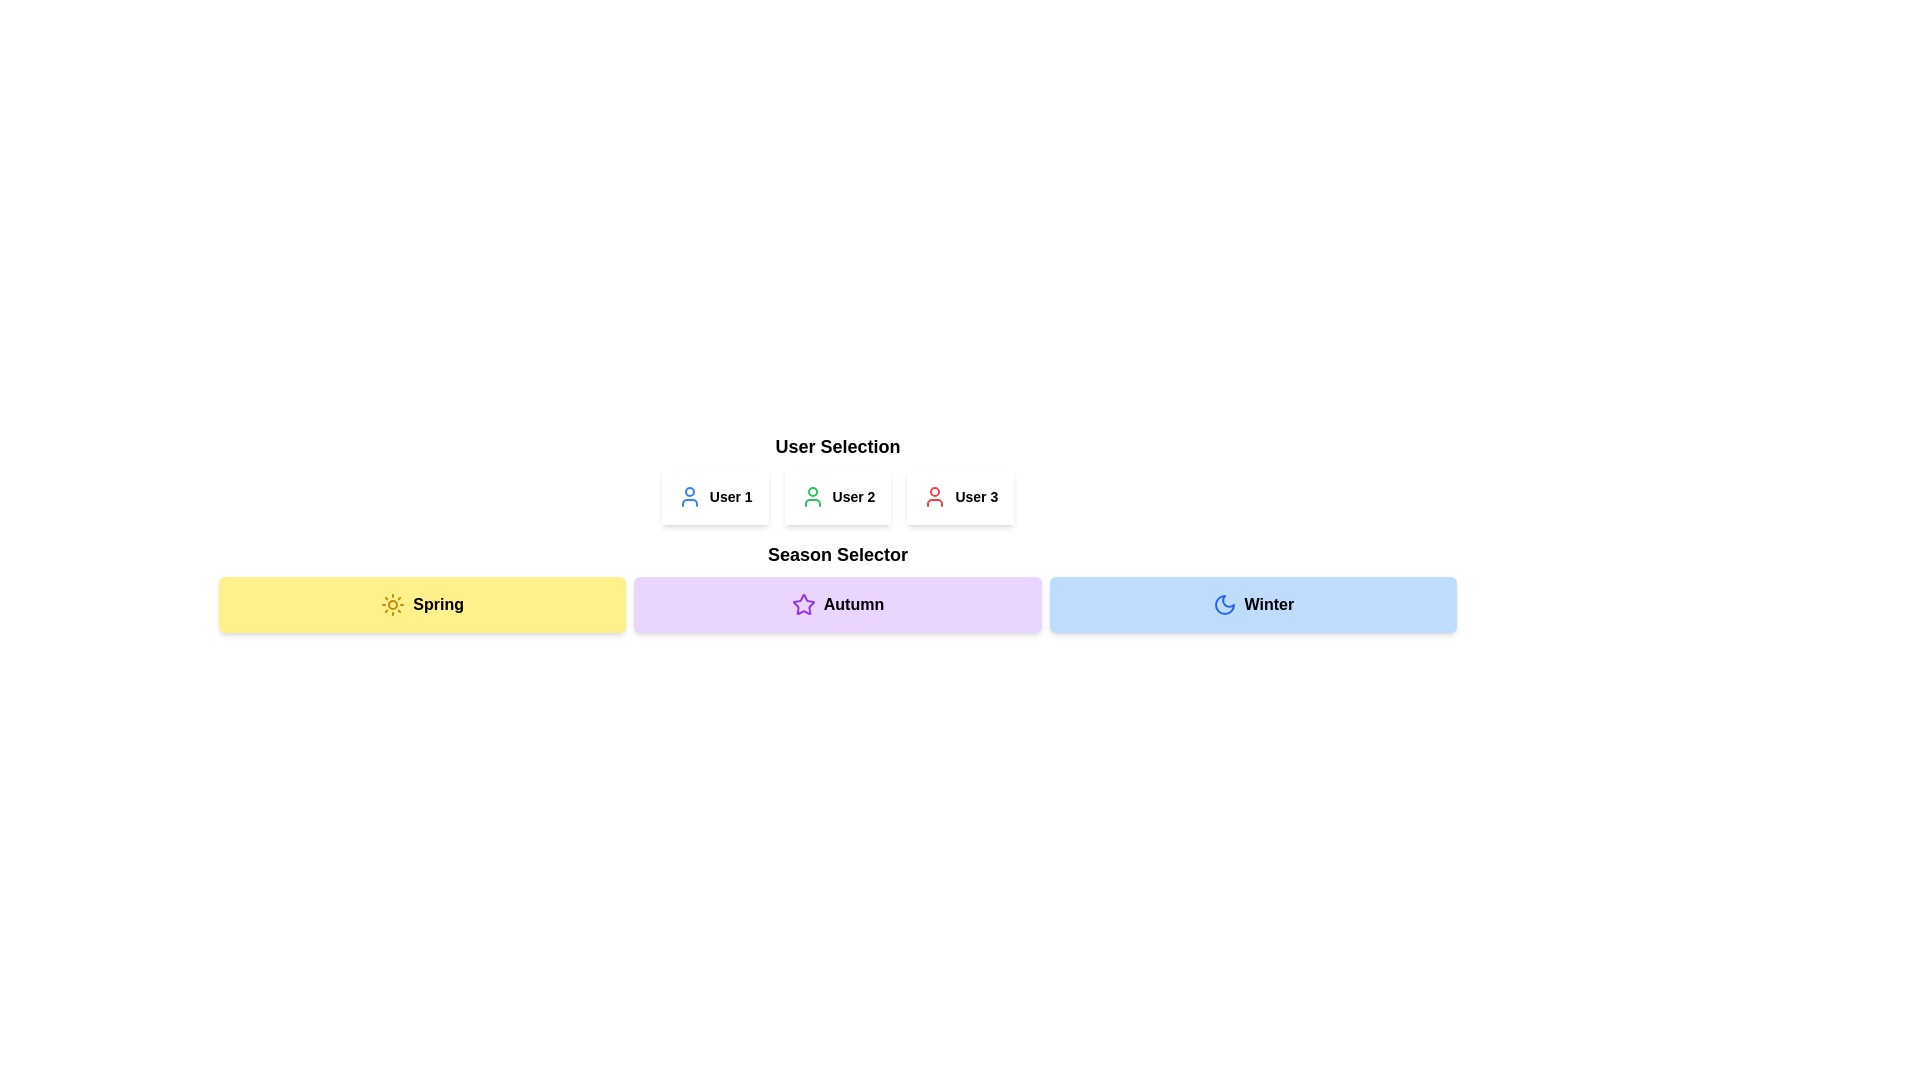 This screenshot has width=1920, height=1080. Describe the element at coordinates (838, 604) in the screenshot. I see `the center section of the season selection bar` at that location.